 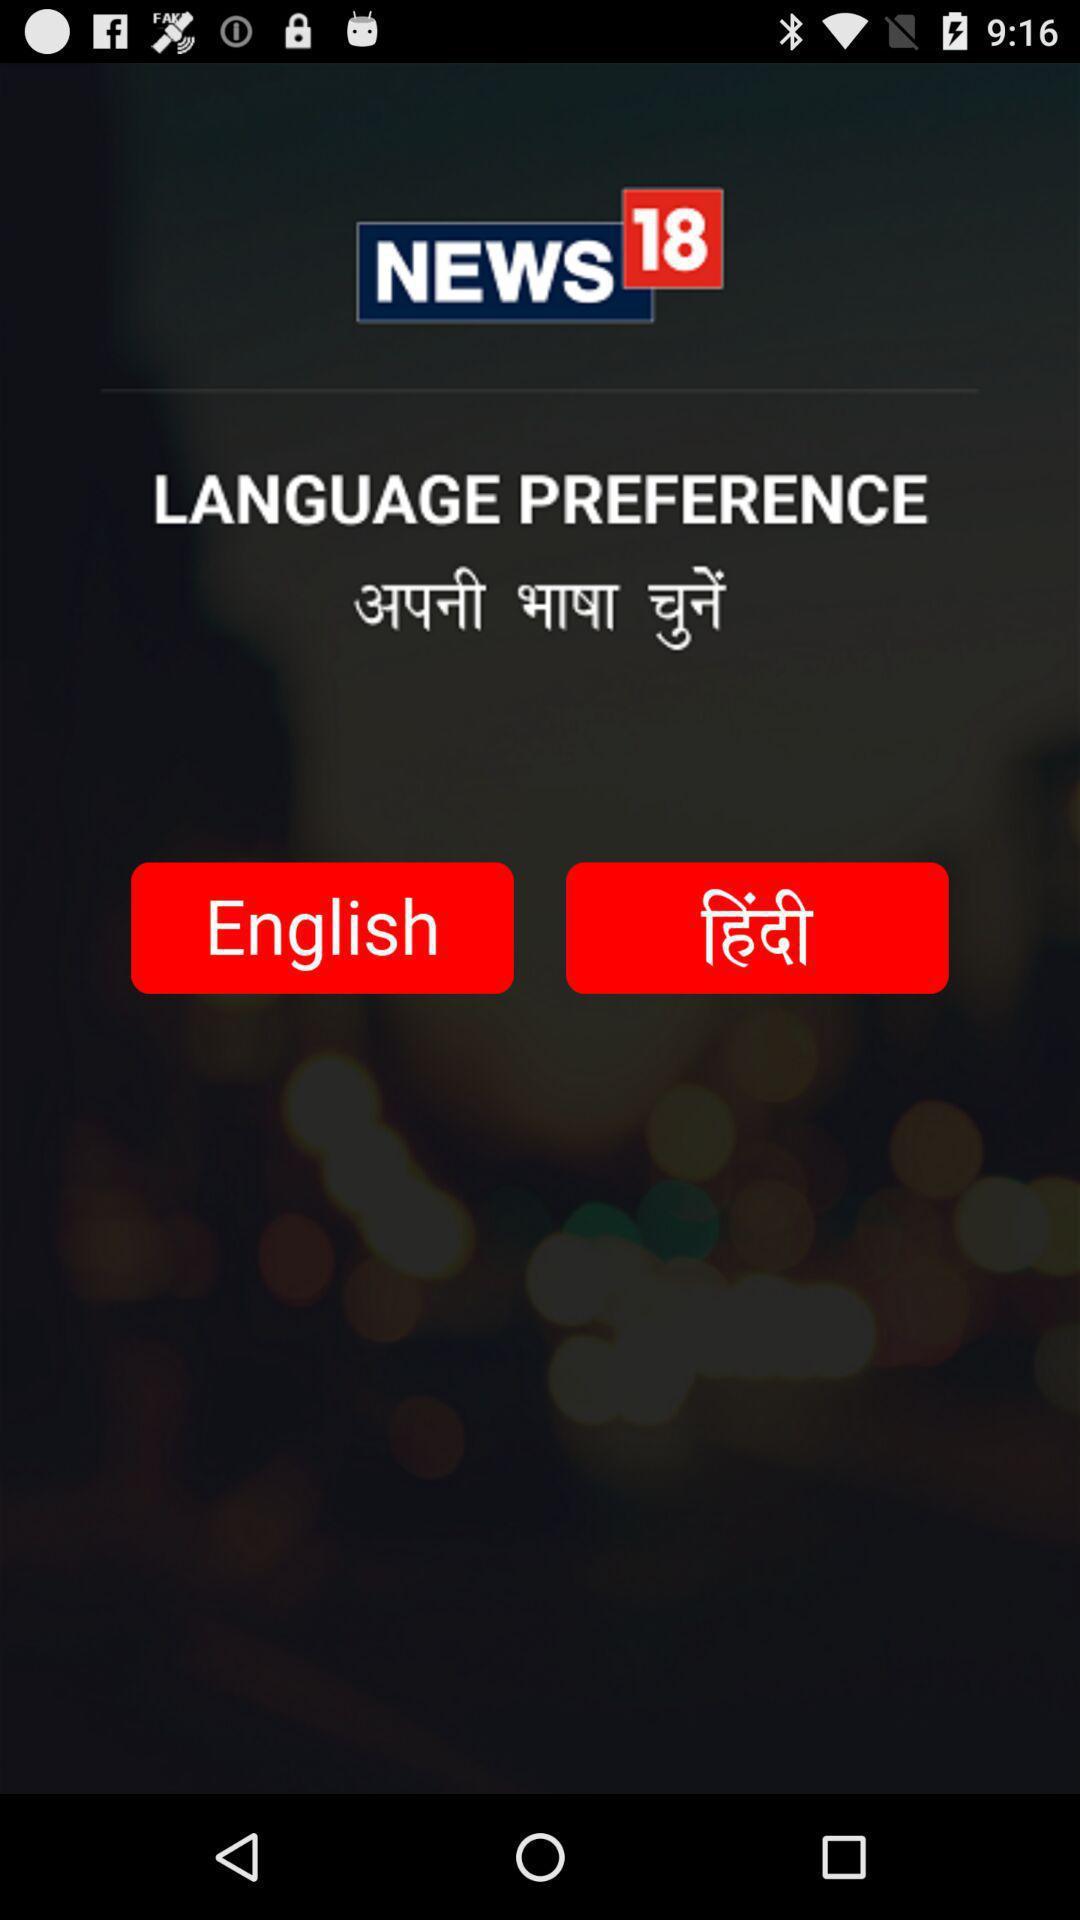 What do you see at coordinates (321, 927) in the screenshot?
I see `english languages` at bounding box center [321, 927].